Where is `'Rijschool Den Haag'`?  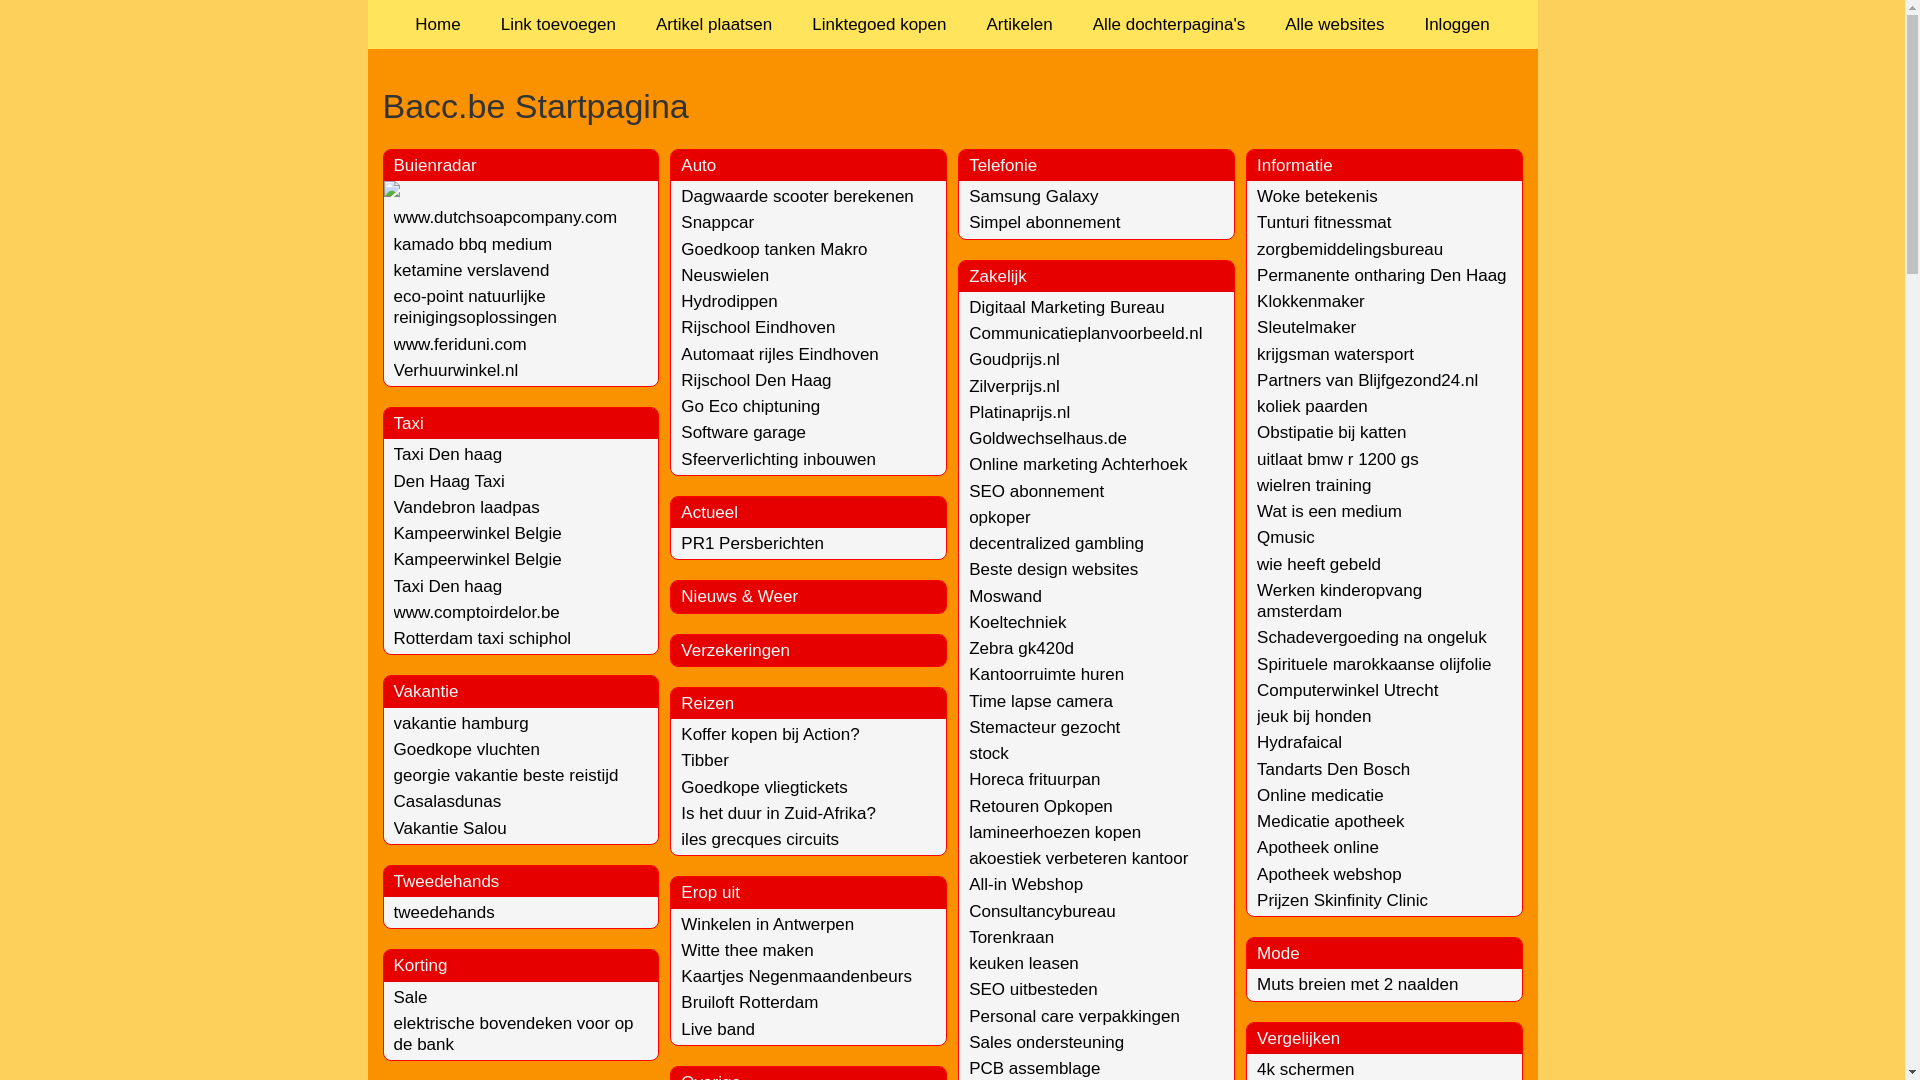 'Rijschool Den Haag' is located at coordinates (754, 380).